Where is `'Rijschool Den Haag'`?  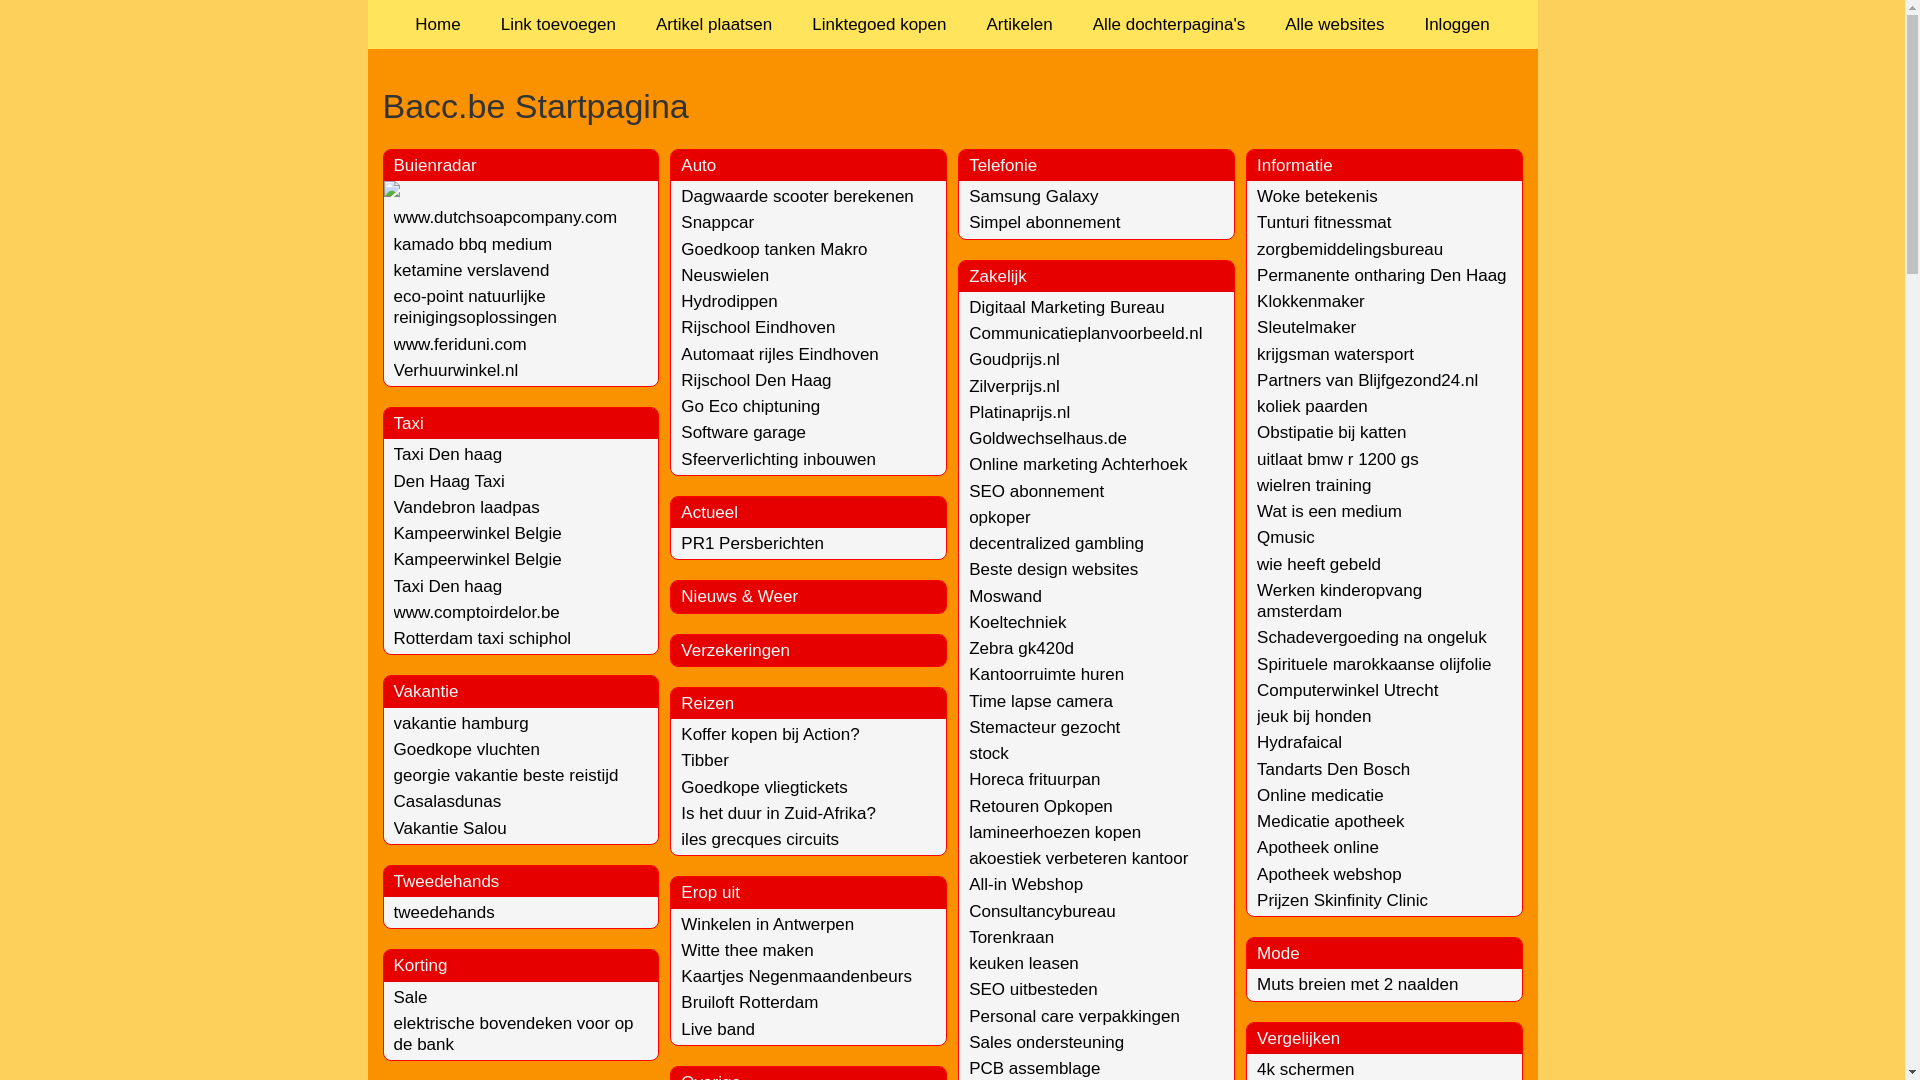 'Rijschool Den Haag' is located at coordinates (754, 380).